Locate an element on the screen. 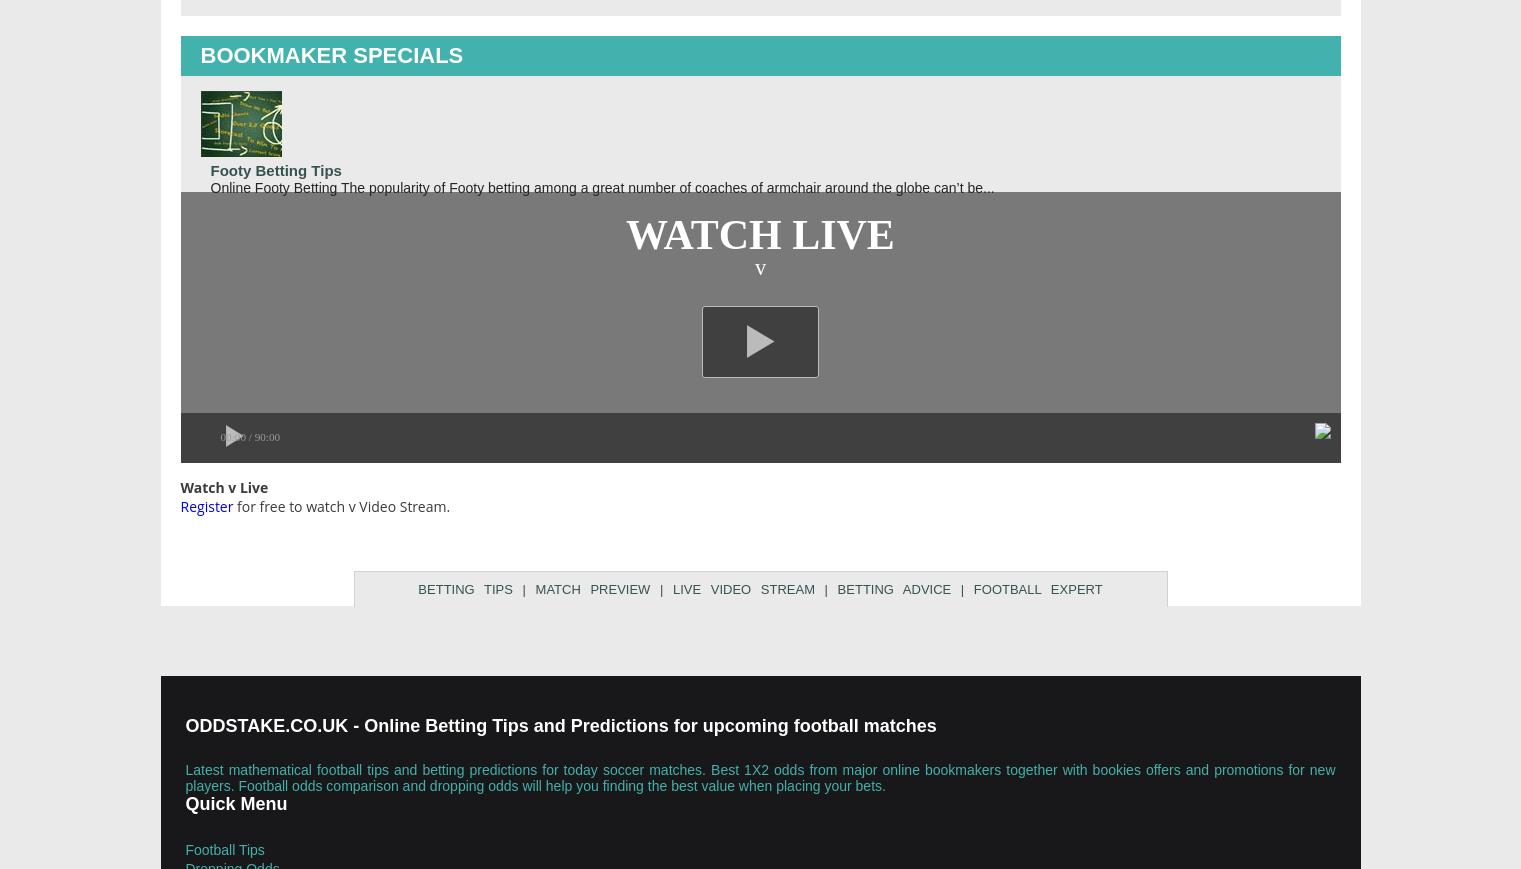 The width and height of the screenshot is (1521, 869). 'Watch  v  Live' is located at coordinates (223, 486).